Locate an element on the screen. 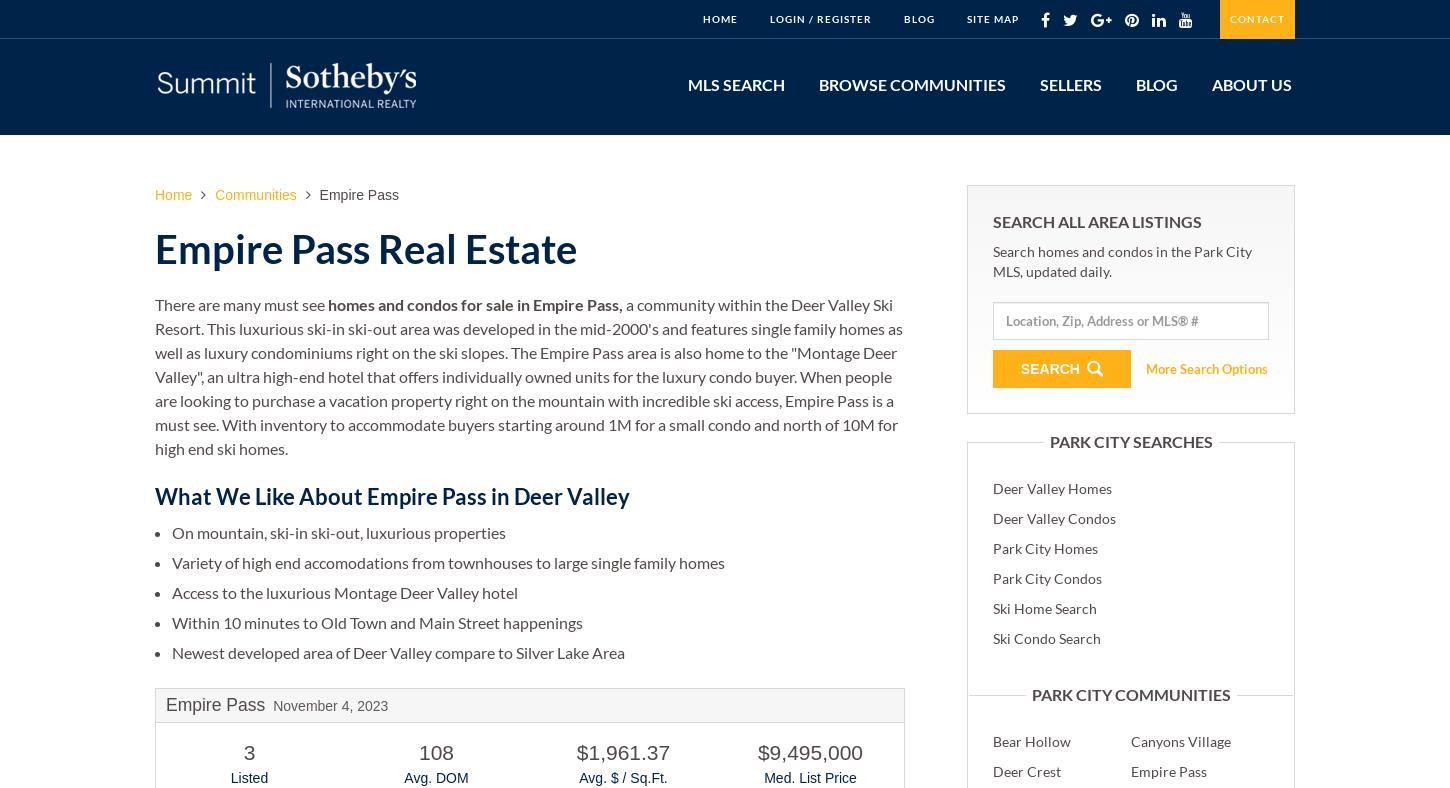  'SEARCH' is located at coordinates (1051, 367).